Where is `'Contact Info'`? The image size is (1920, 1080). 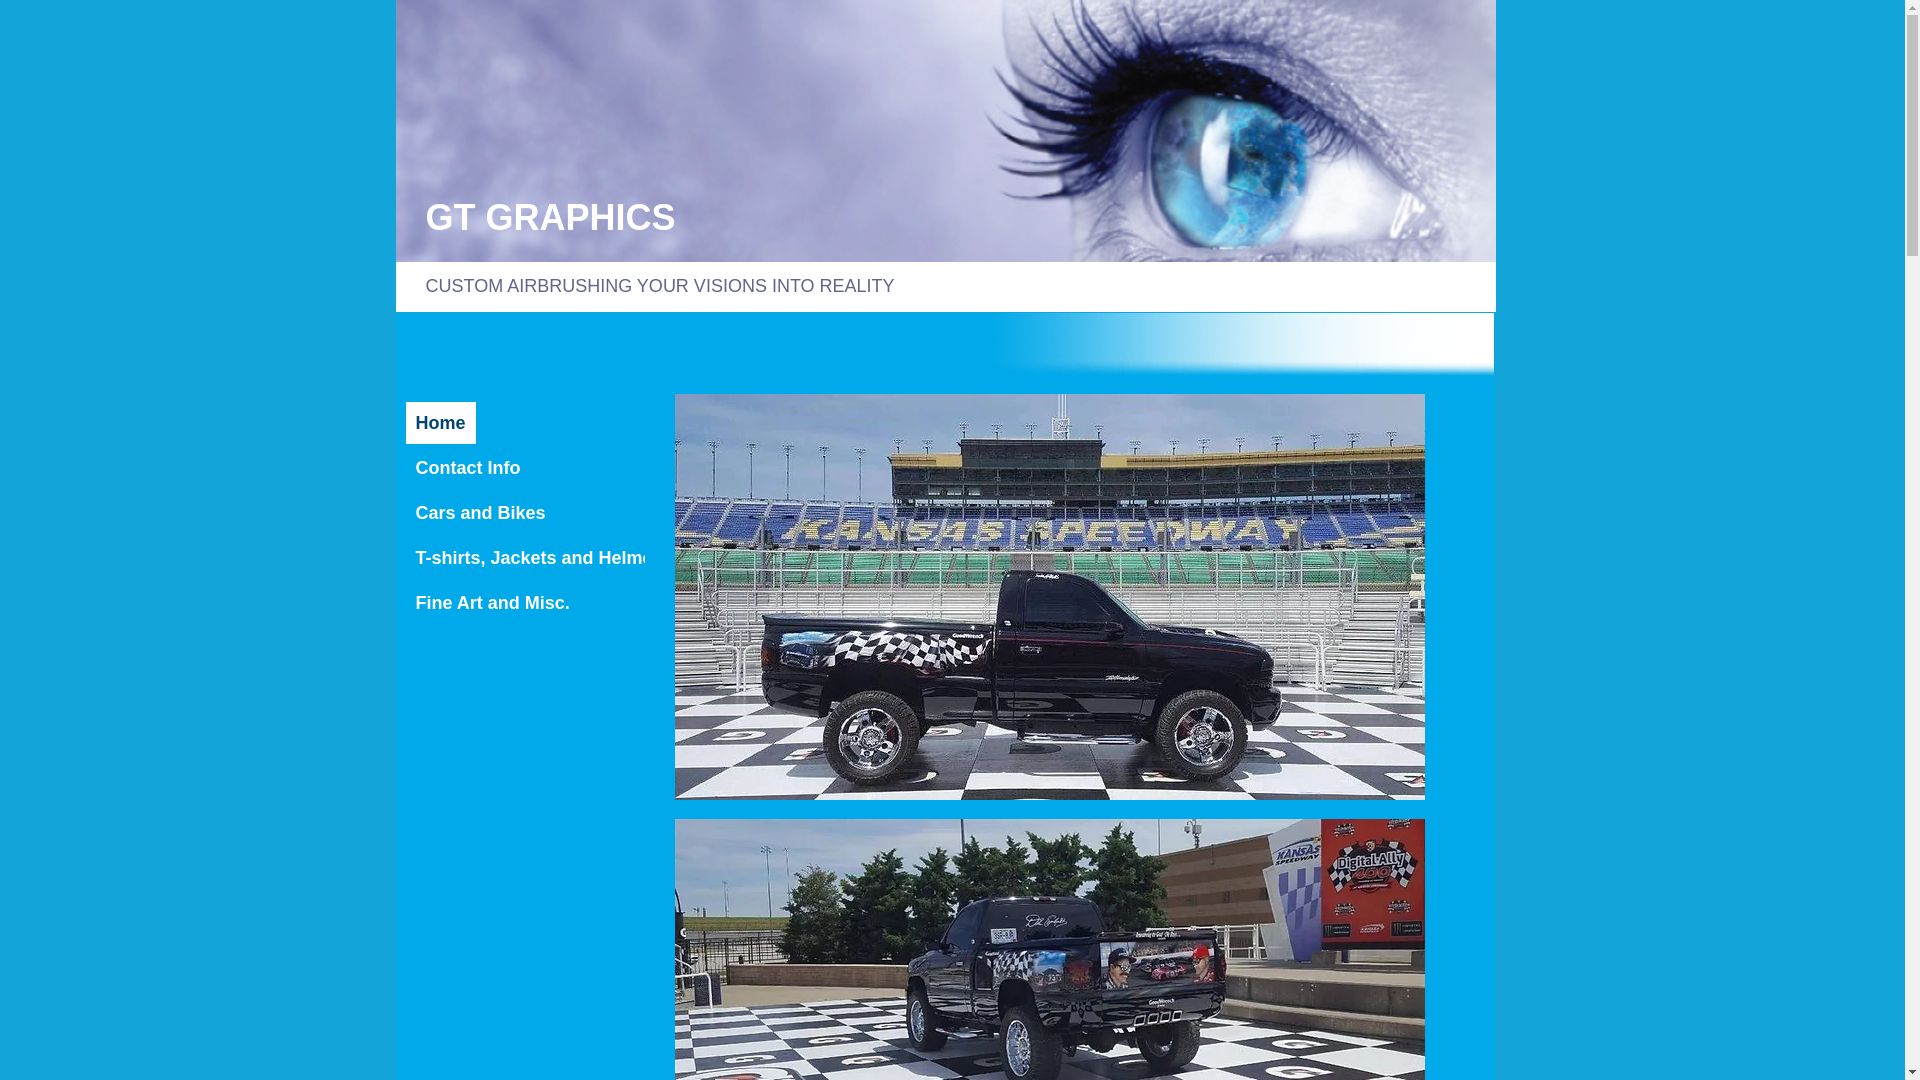
'Contact Info' is located at coordinates (467, 467).